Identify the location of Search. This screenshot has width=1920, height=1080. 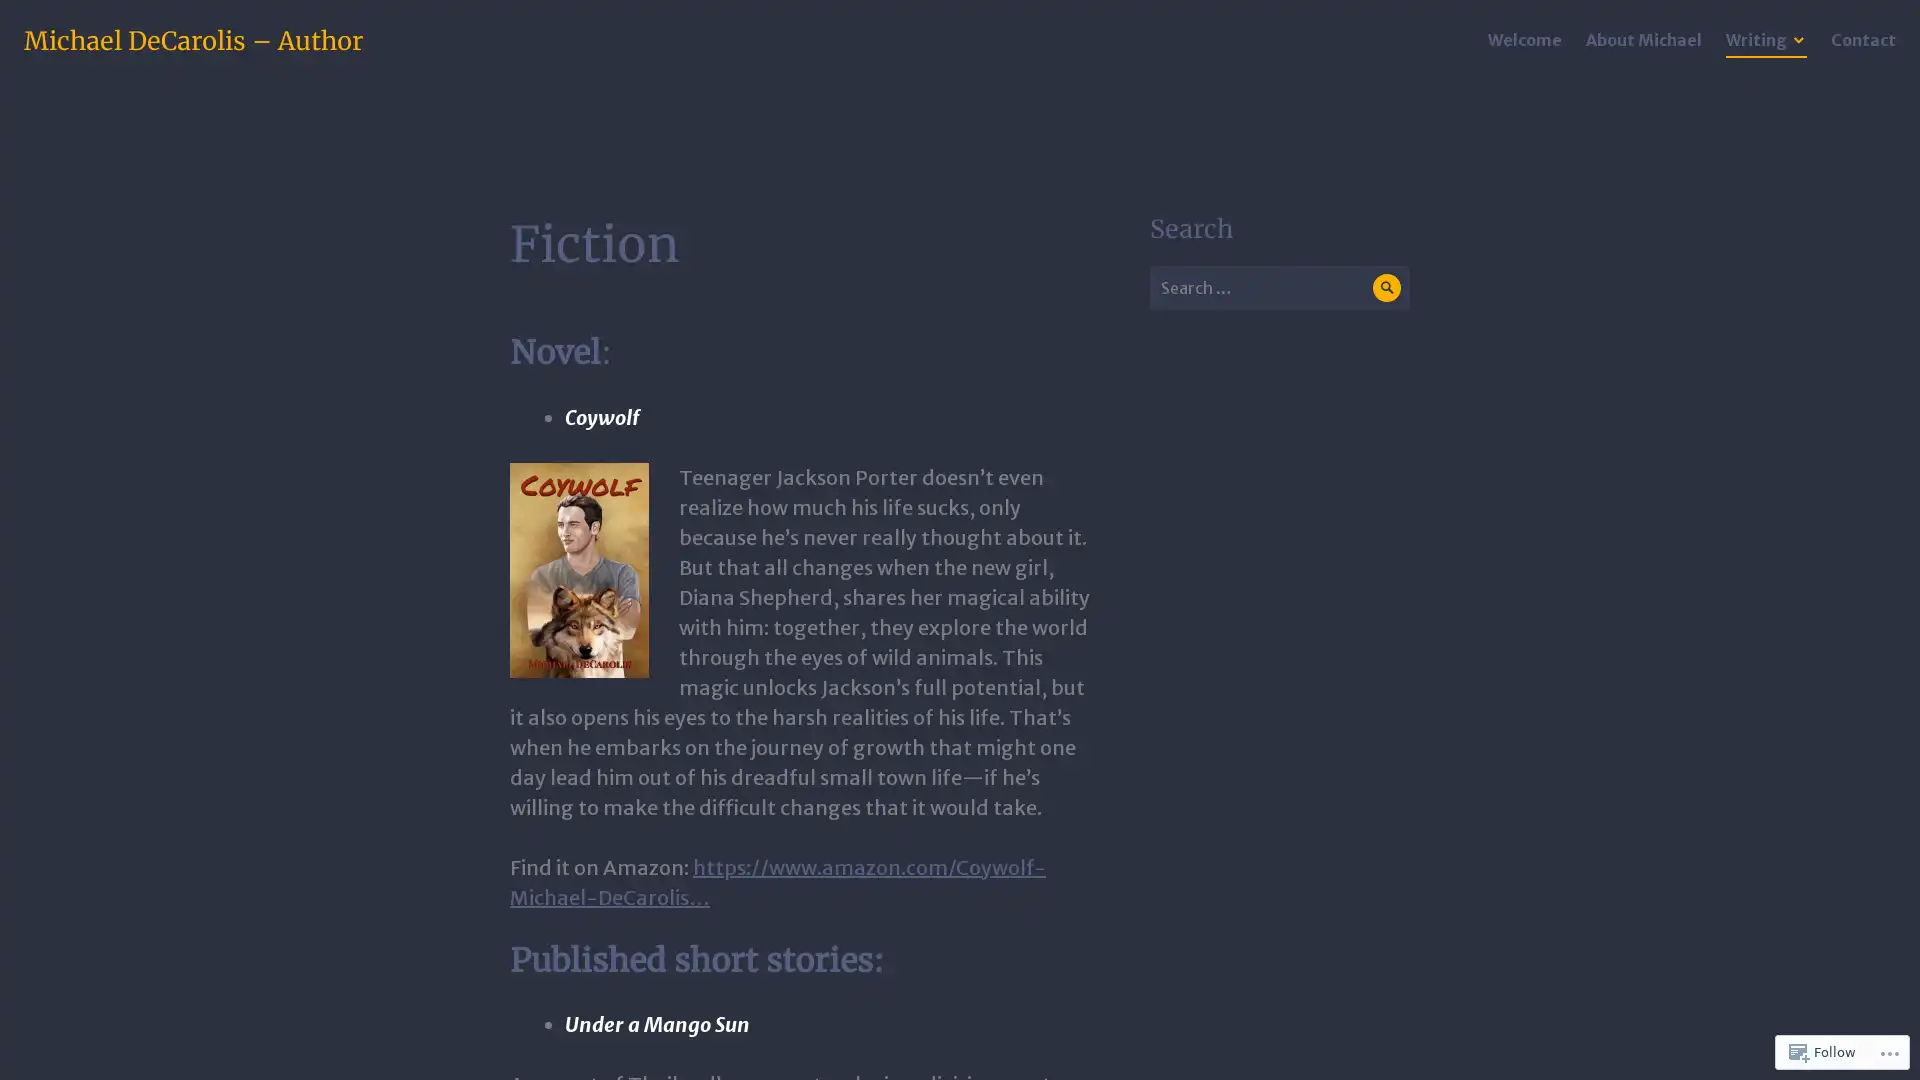
(1385, 287).